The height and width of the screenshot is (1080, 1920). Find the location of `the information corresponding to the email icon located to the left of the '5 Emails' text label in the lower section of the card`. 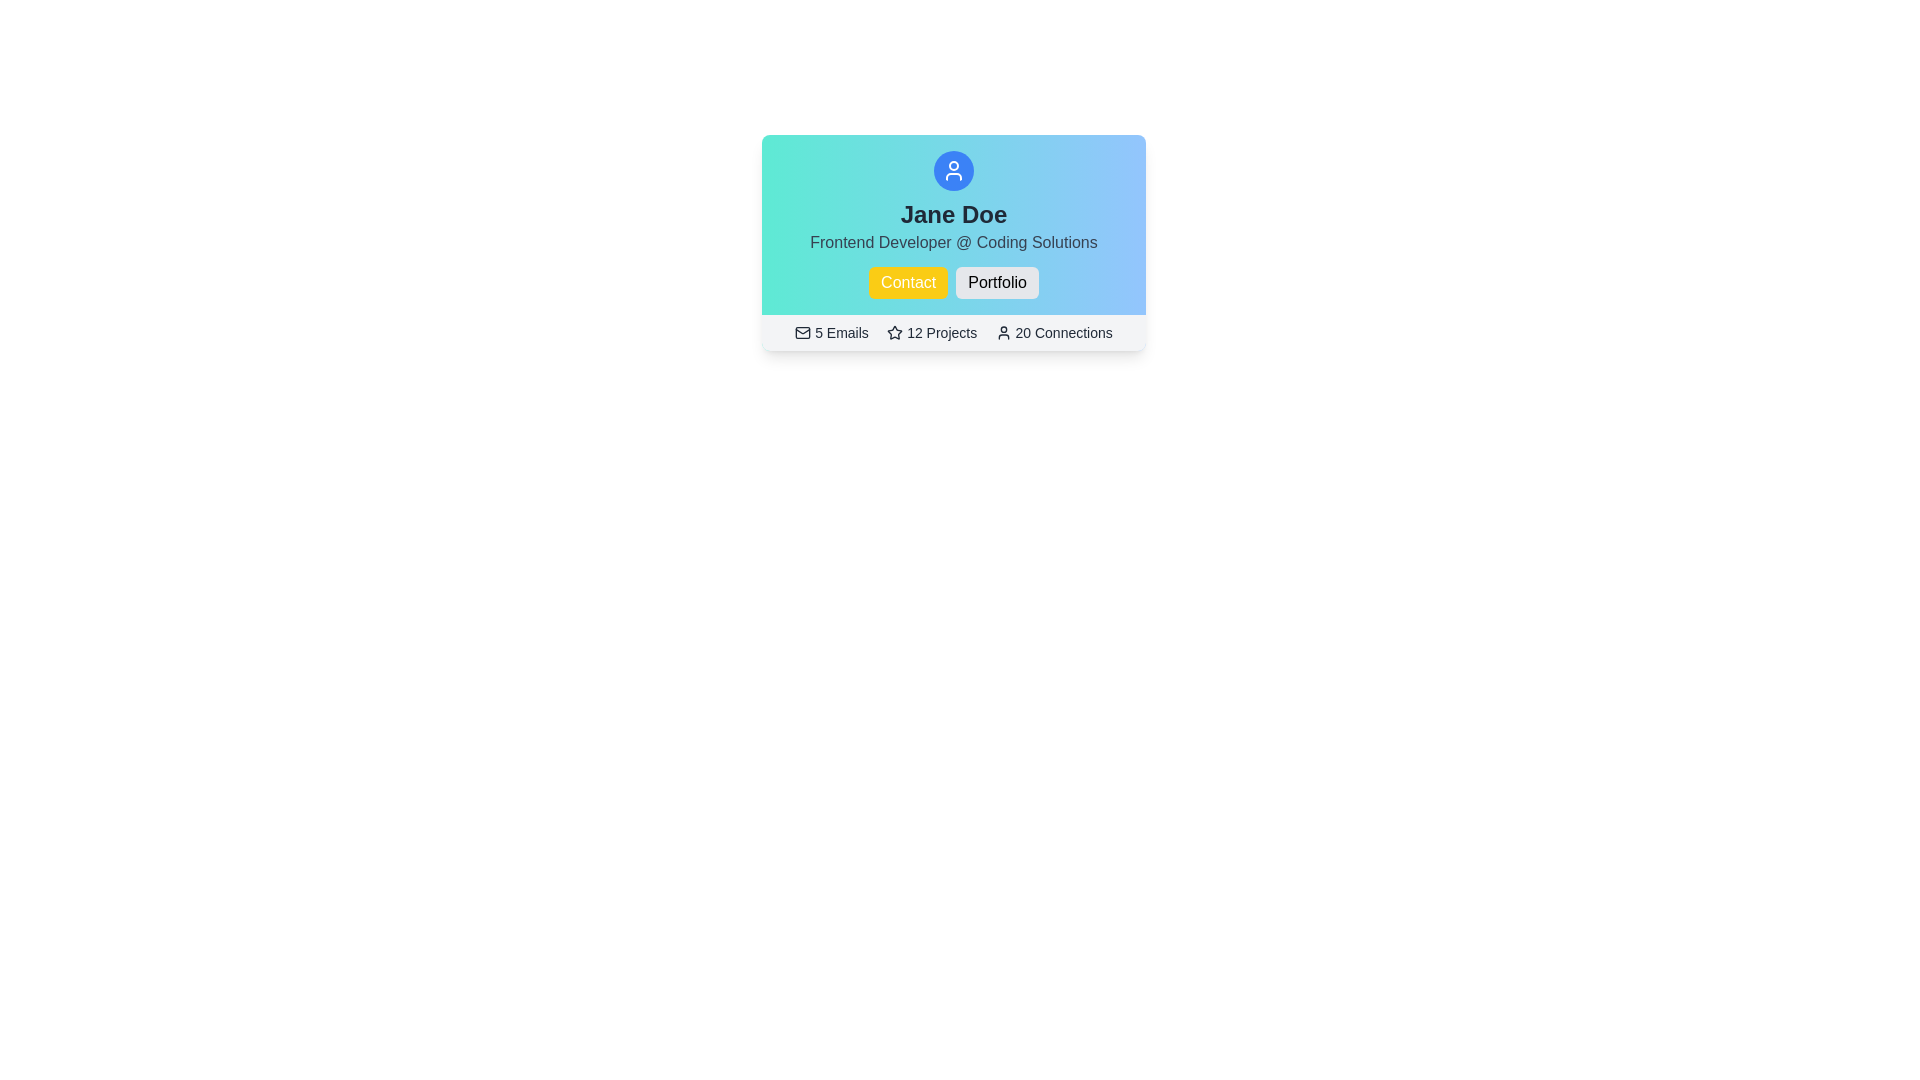

the information corresponding to the email icon located to the left of the '5 Emails' text label in the lower section of the card is located at coordinates (802, 331).